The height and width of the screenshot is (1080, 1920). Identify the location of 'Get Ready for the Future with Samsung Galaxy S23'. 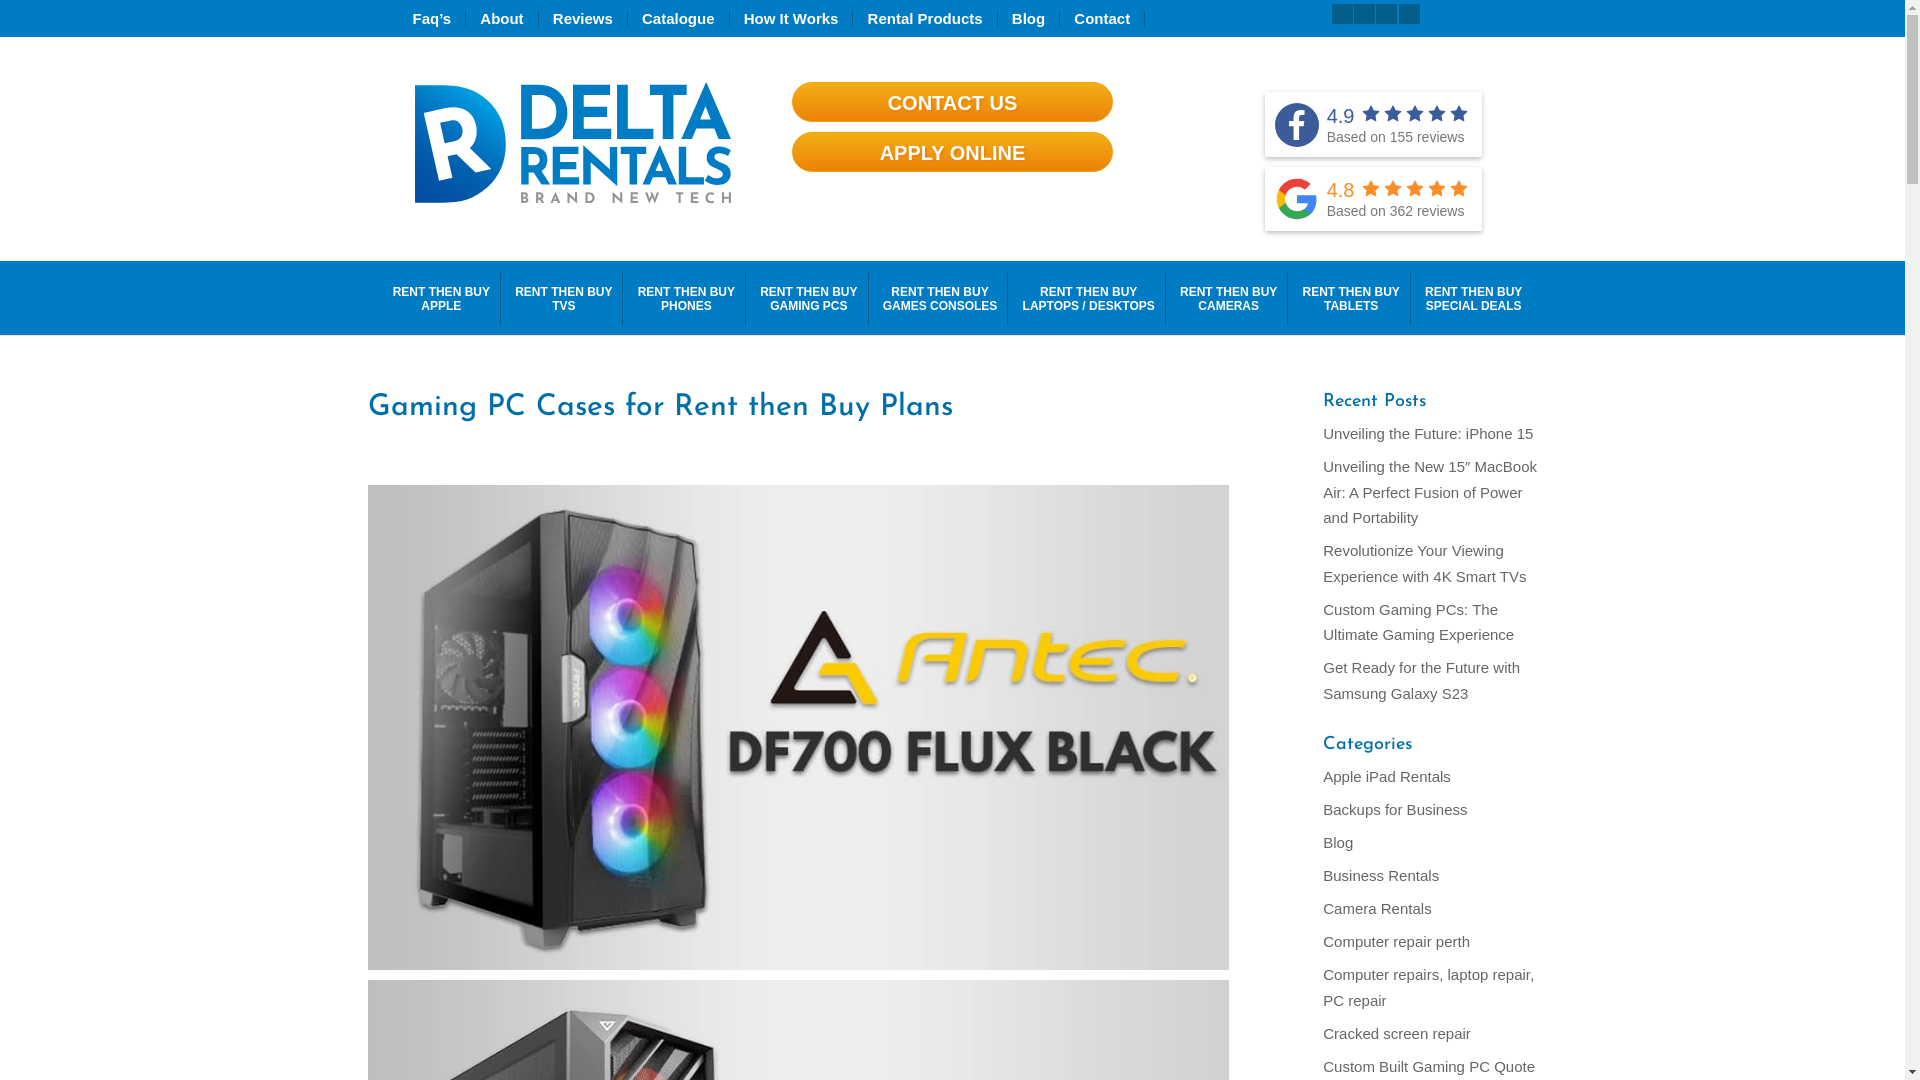
(1420, 679).